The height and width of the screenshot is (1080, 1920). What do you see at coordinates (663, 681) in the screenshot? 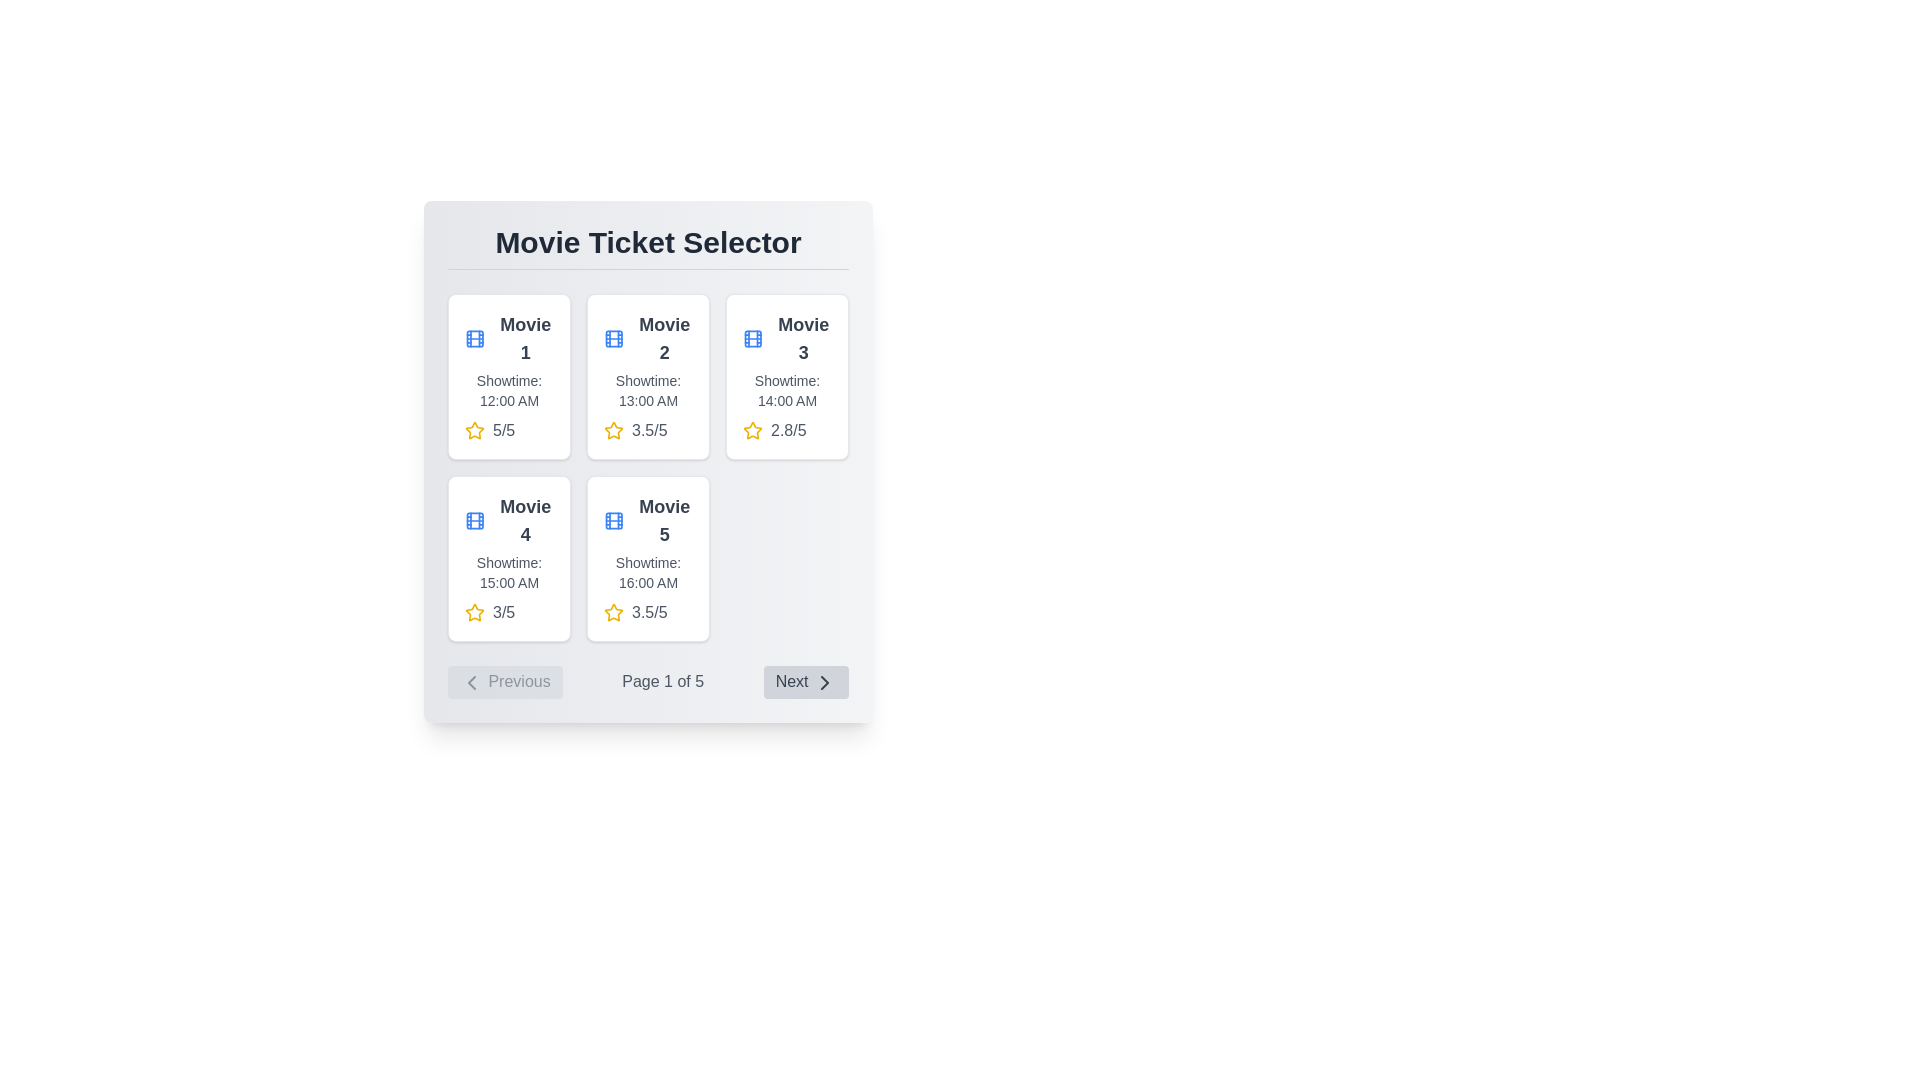
I see `the text label that indicates the current page number and total number of pages, which is centrally located in the horizontal navigation section between 'Previous' and 'Next' buttons` at bounding box center [663, 681].